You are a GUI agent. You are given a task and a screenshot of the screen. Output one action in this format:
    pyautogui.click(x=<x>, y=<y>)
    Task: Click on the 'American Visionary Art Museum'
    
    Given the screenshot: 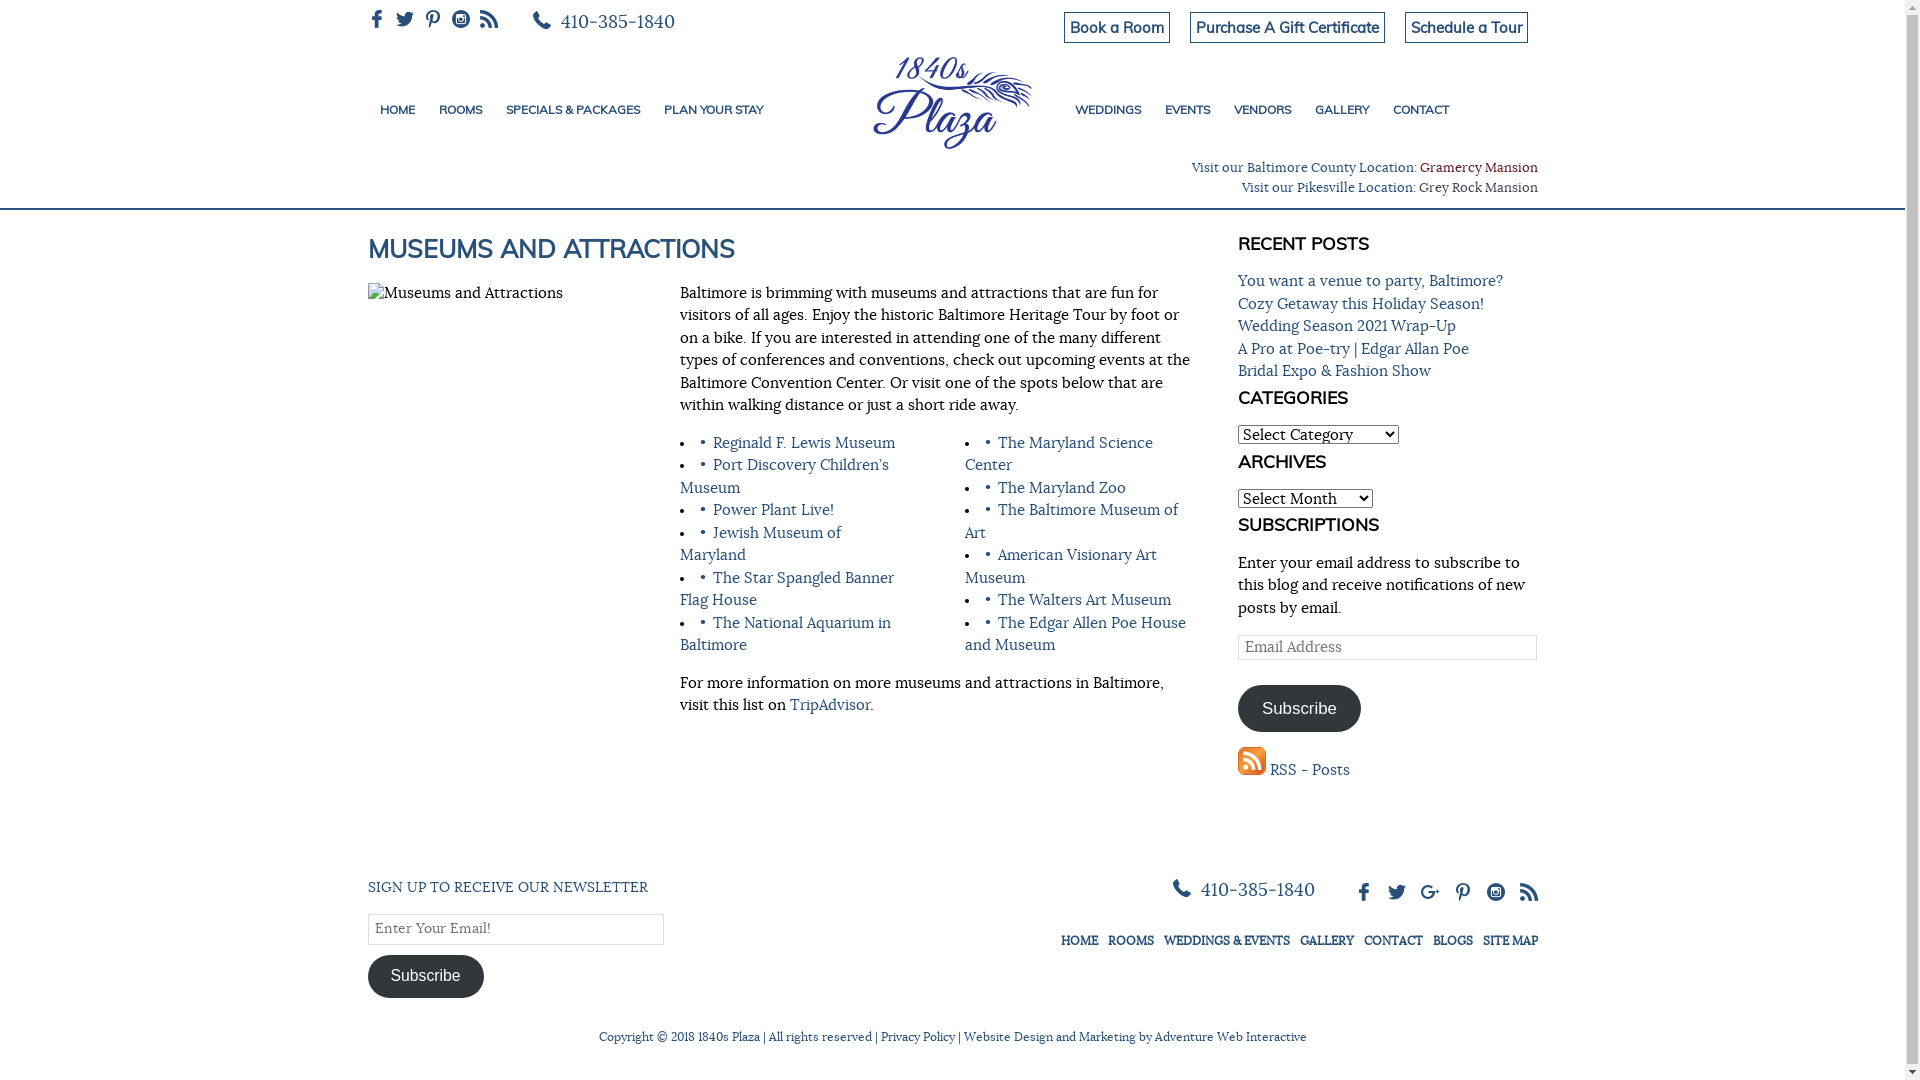 What is the action you would take?
    pyautogui.click(x=1059, y=567)
    